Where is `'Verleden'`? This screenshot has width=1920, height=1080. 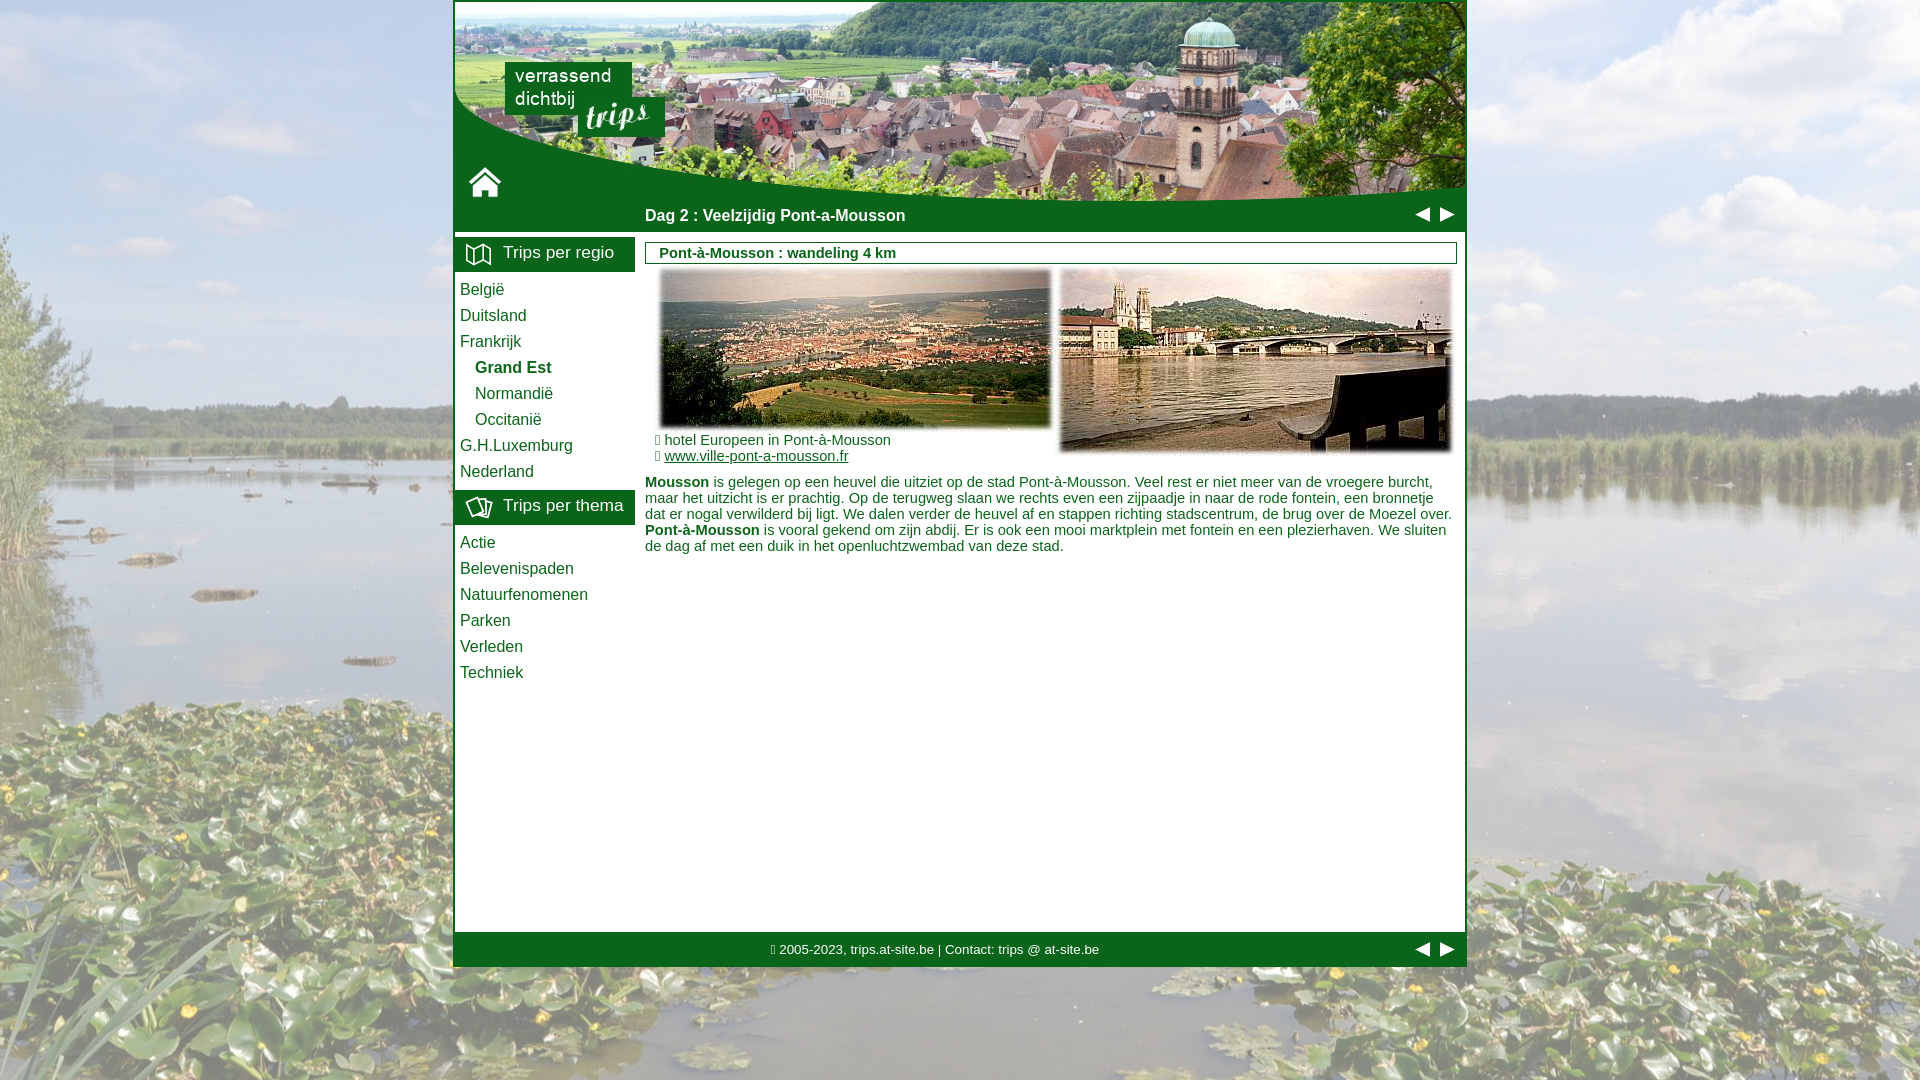 'Verleden' is located at coordinates (545, 647).